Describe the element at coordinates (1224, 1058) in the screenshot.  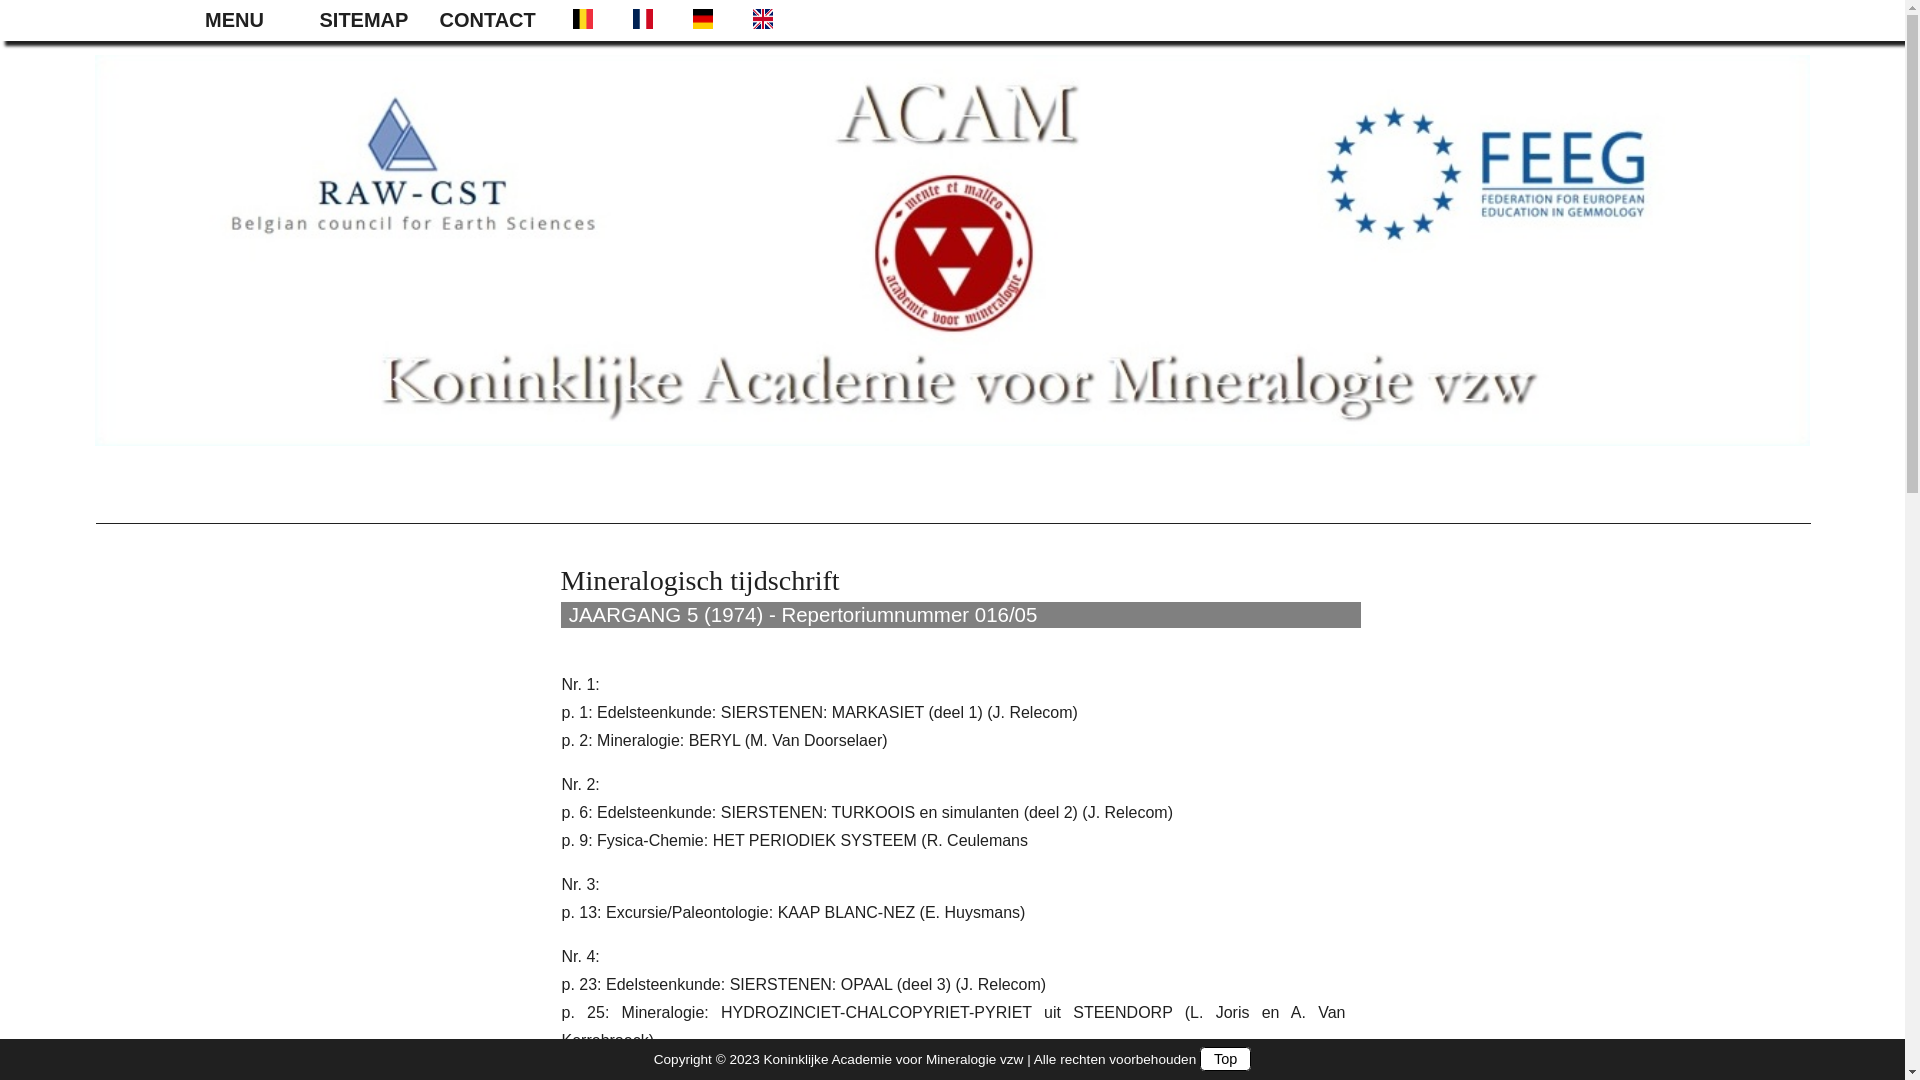
I see `'Top'` at that location.